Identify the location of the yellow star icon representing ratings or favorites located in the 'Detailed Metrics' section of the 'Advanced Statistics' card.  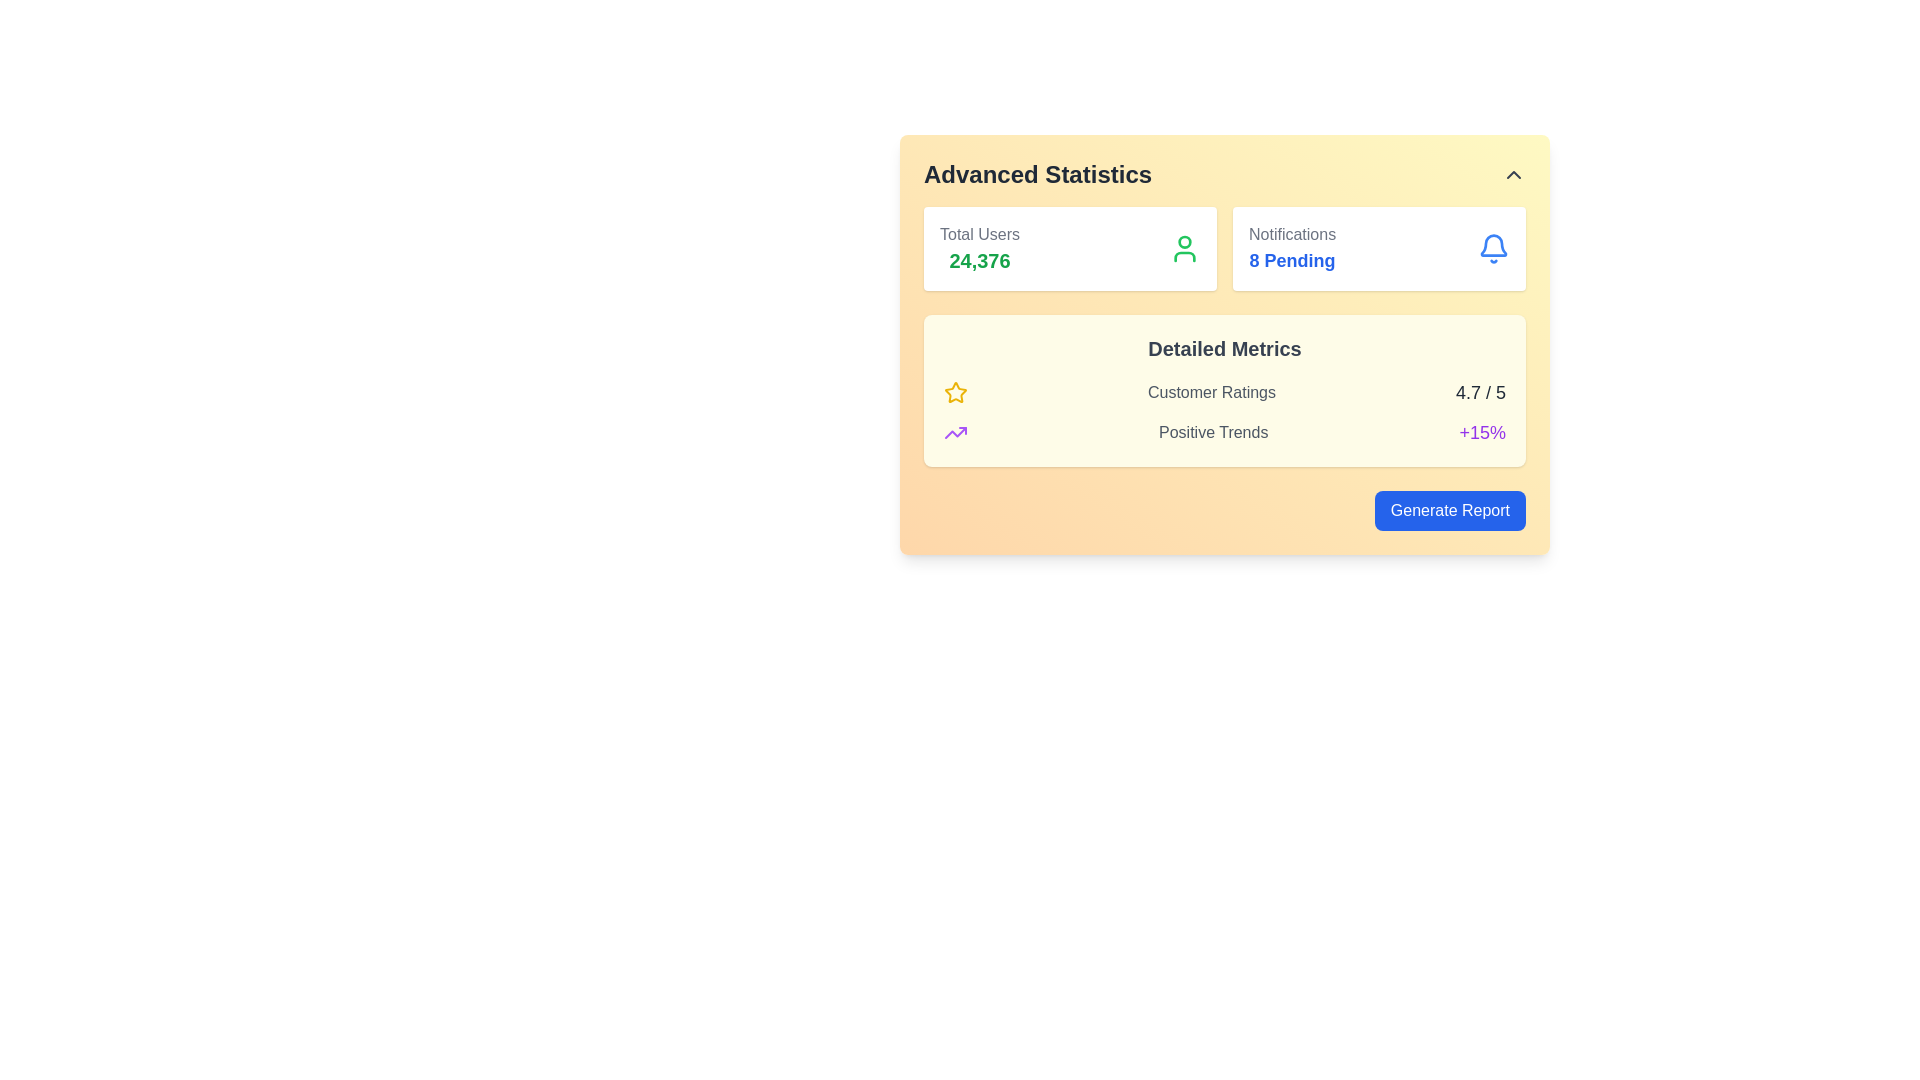
(954, 393).